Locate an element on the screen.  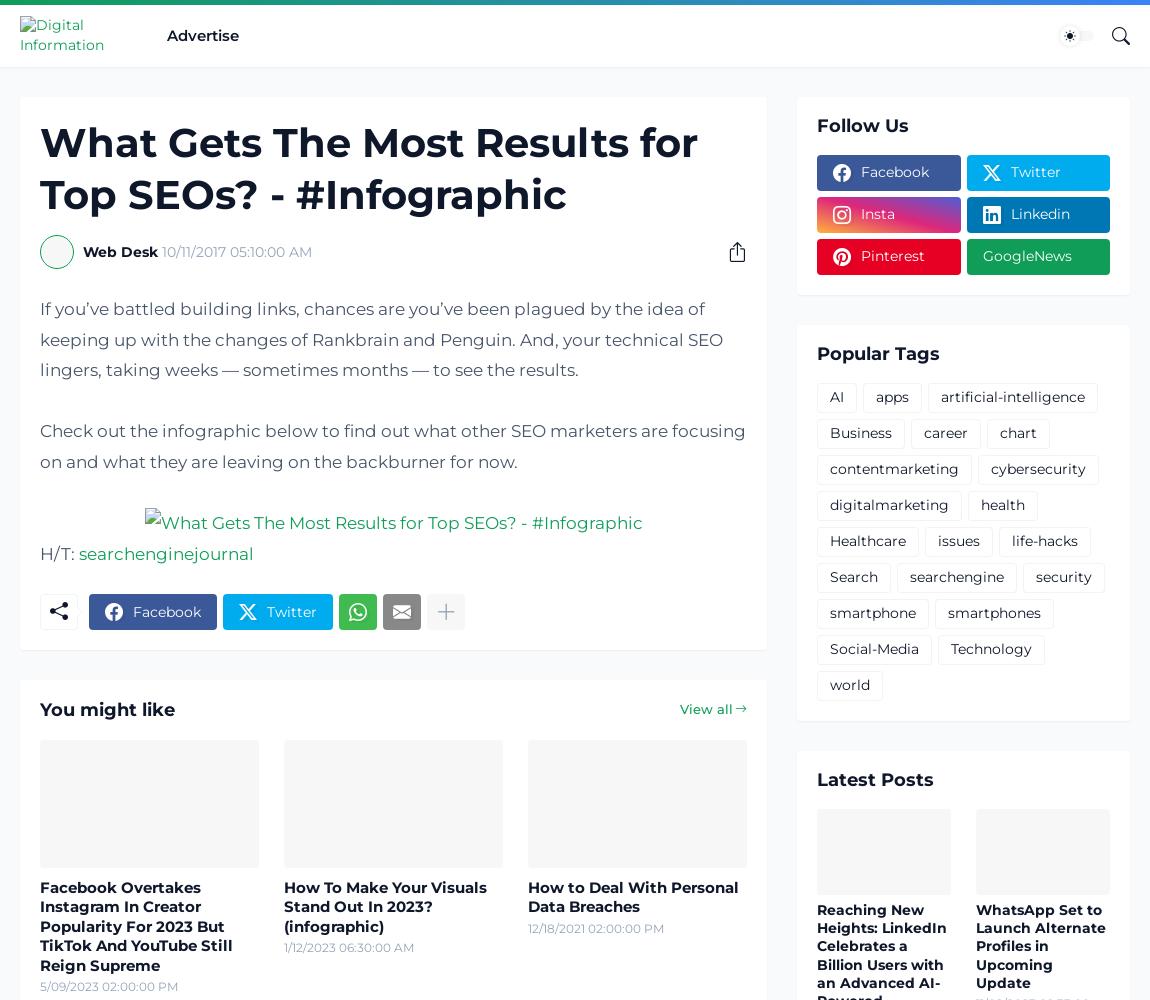
'Healthcare' is located at coordinates (868, 541).